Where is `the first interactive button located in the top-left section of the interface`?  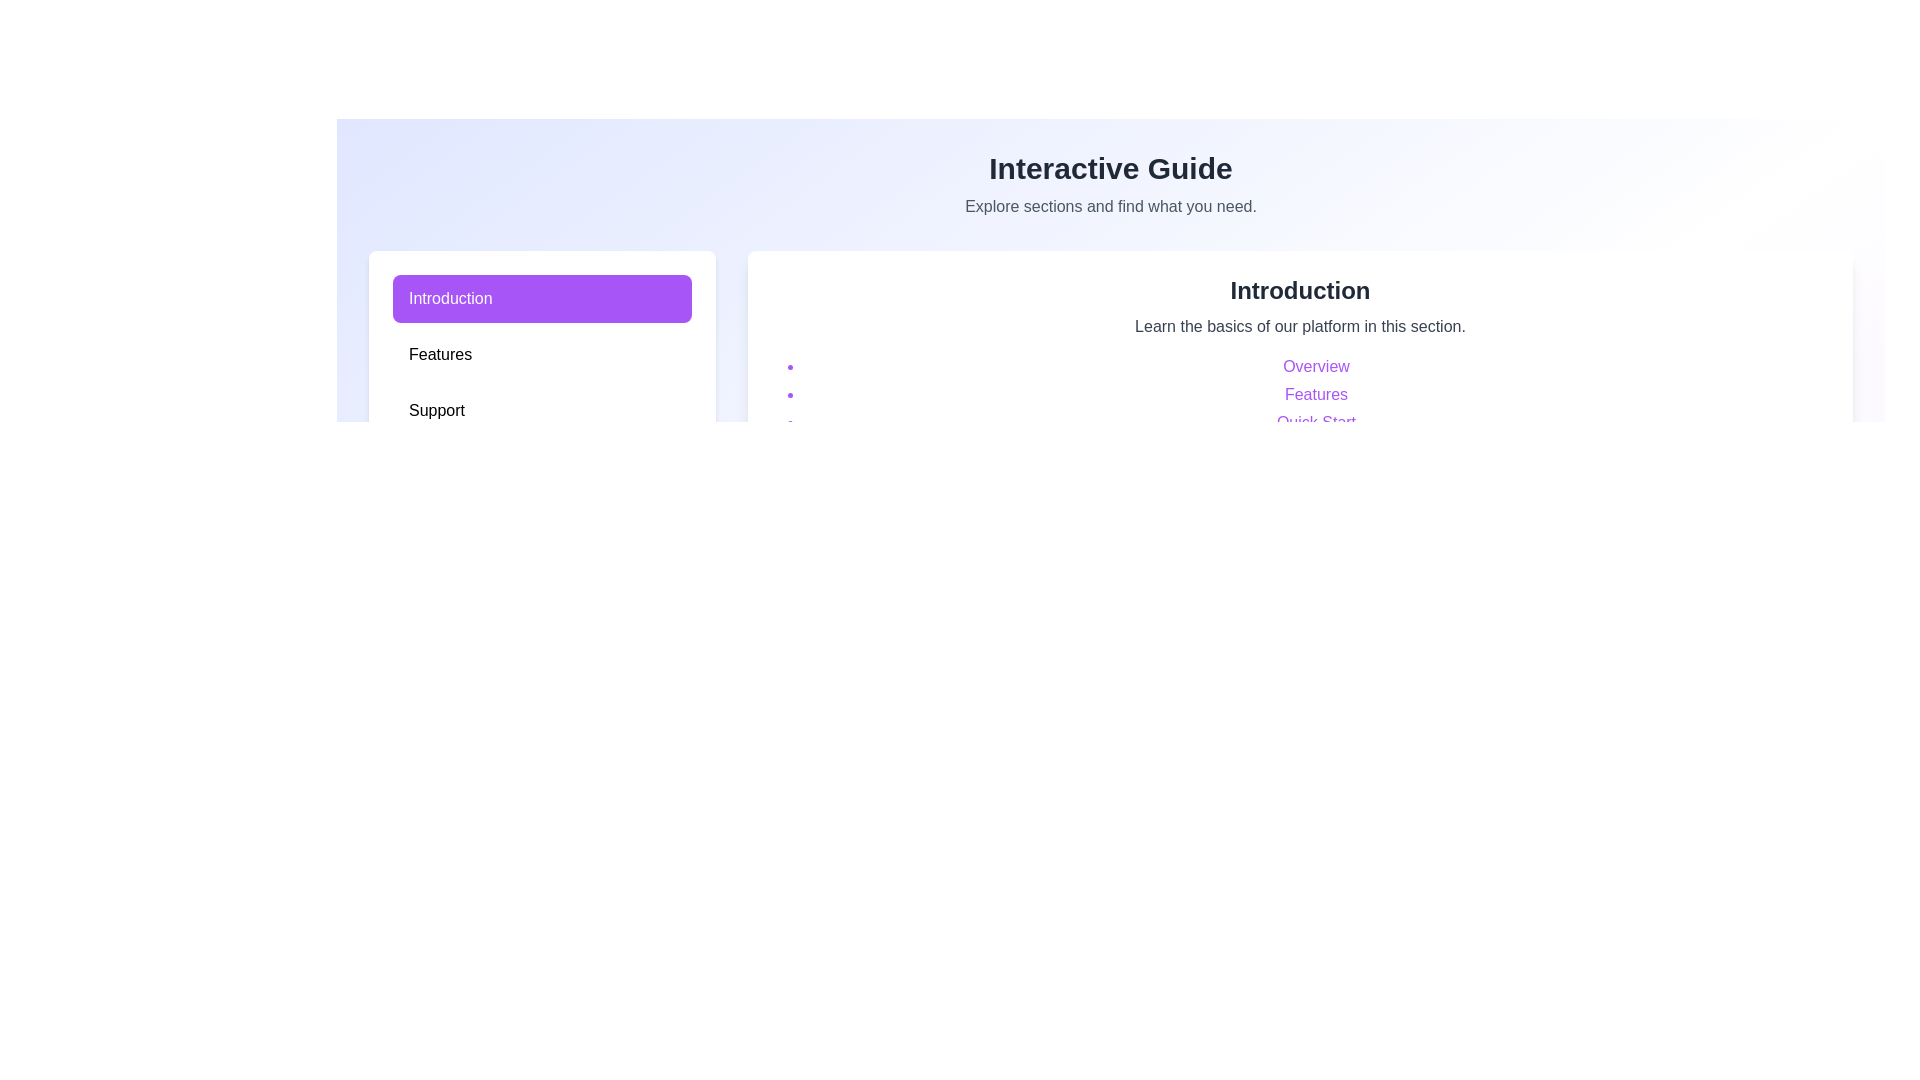
the first interactive button located in the top-left section of the interface is located at coordinates (542, 299).